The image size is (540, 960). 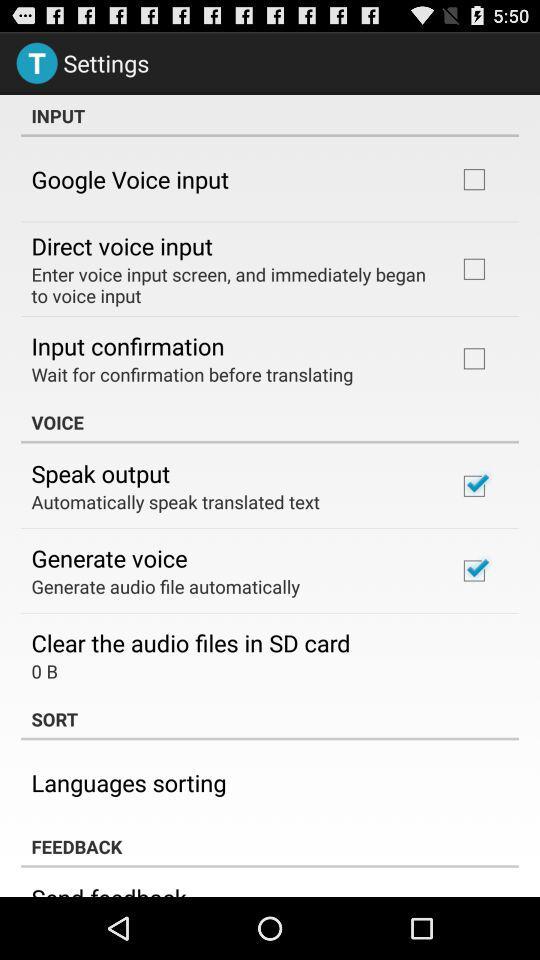 I want to click on the generate voice app, so click(x=109, y=558).